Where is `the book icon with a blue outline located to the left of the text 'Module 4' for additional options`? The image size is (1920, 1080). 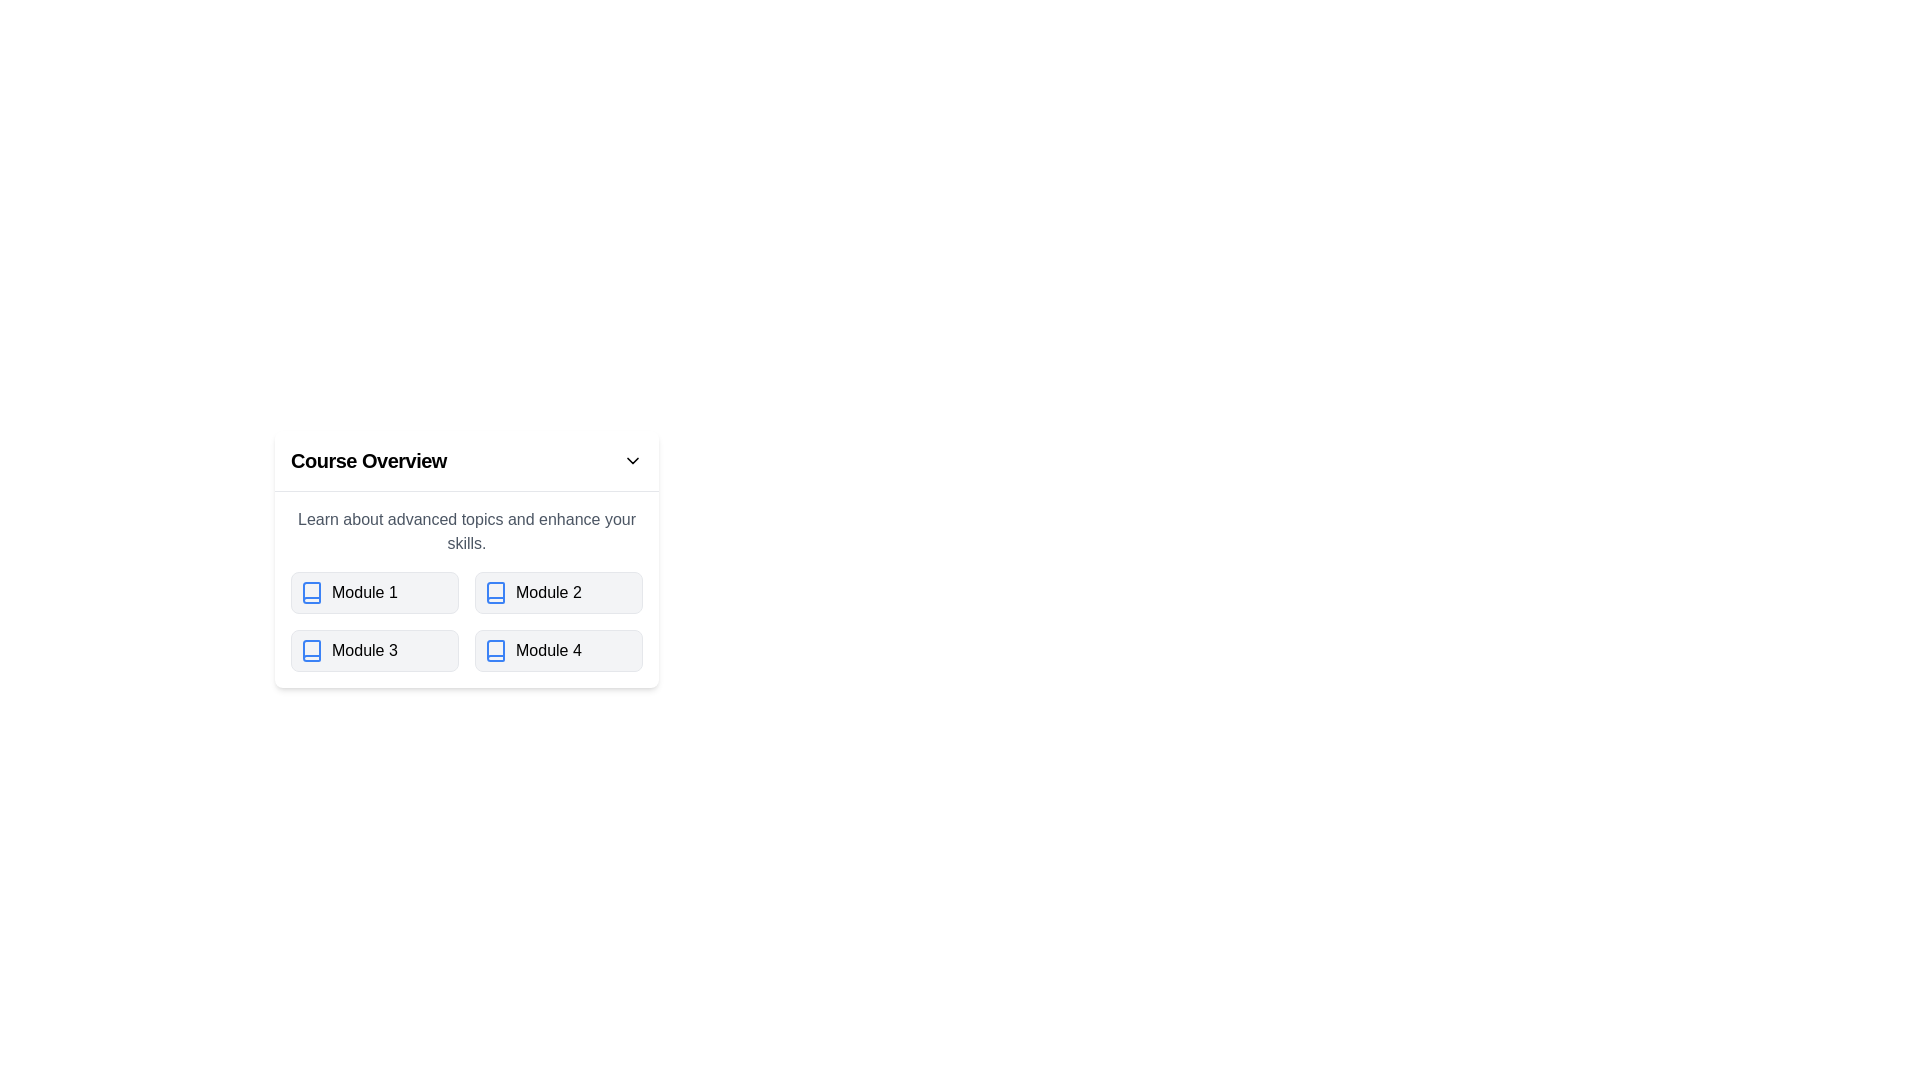
the book icon with a blue outline located to the left of the text 'Module 4' for additional options is located at coordinates (495, 651).